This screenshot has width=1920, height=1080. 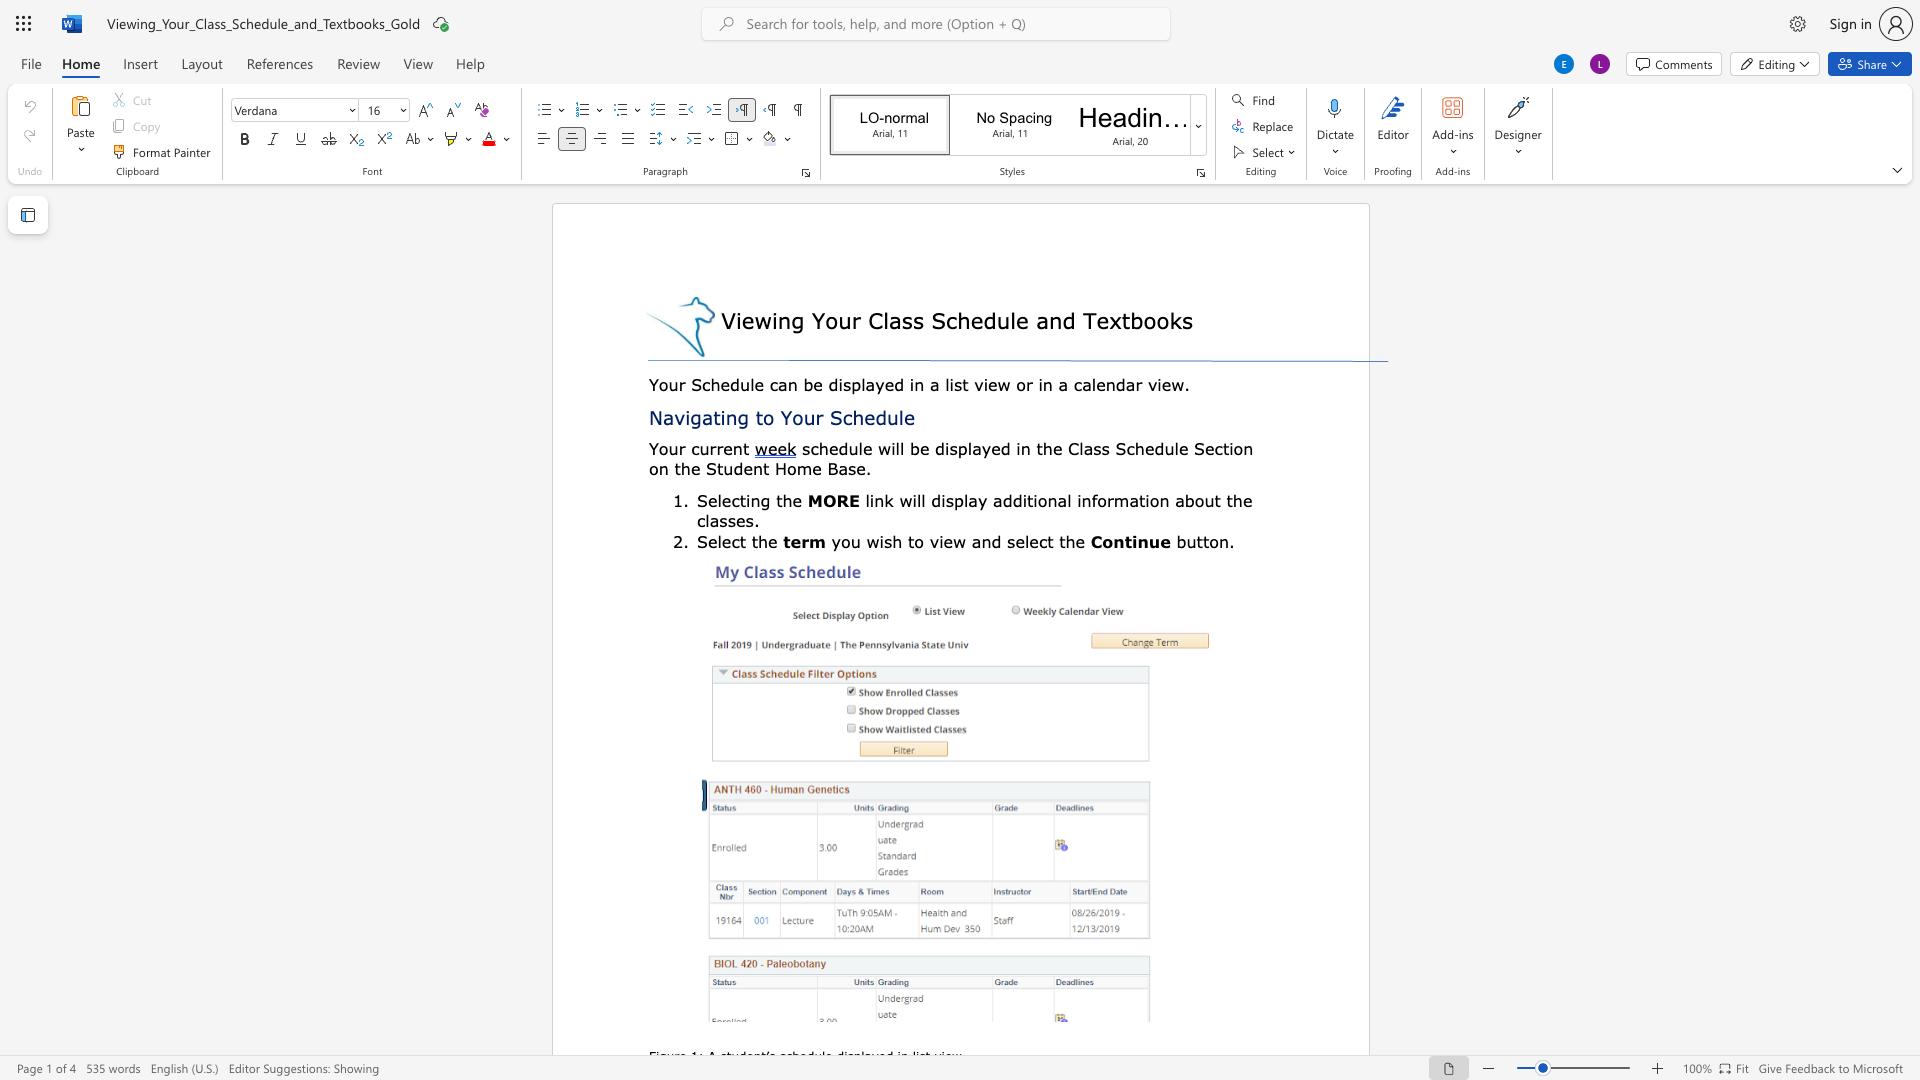 What do you see at coordinates (704, 447) in the screenshot?
I see `the 2th character "u" in the text` at bounding box center [704, 447].